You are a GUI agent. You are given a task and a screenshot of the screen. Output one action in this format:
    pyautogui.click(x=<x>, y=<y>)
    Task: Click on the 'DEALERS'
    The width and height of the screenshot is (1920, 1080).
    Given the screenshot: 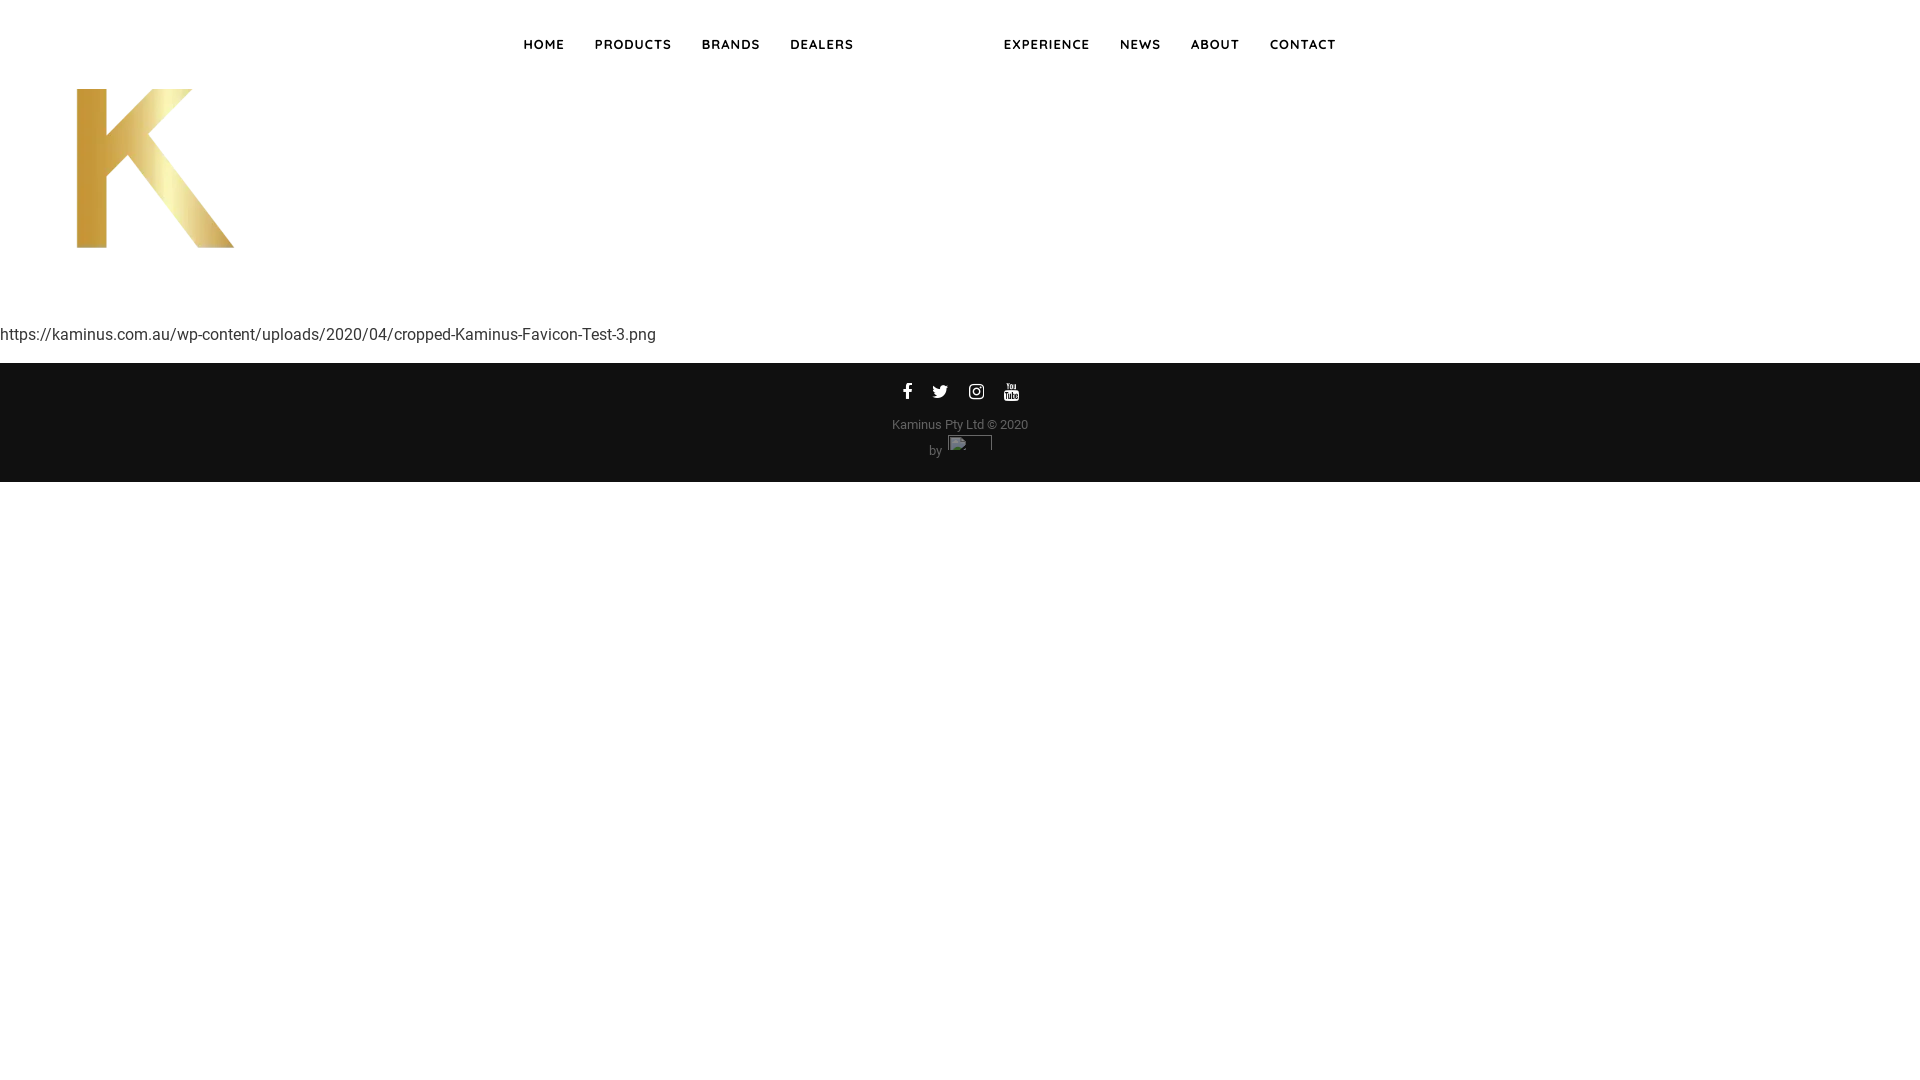 What is the action you would take?
    pyautogui.click(x=821, y=45)
    